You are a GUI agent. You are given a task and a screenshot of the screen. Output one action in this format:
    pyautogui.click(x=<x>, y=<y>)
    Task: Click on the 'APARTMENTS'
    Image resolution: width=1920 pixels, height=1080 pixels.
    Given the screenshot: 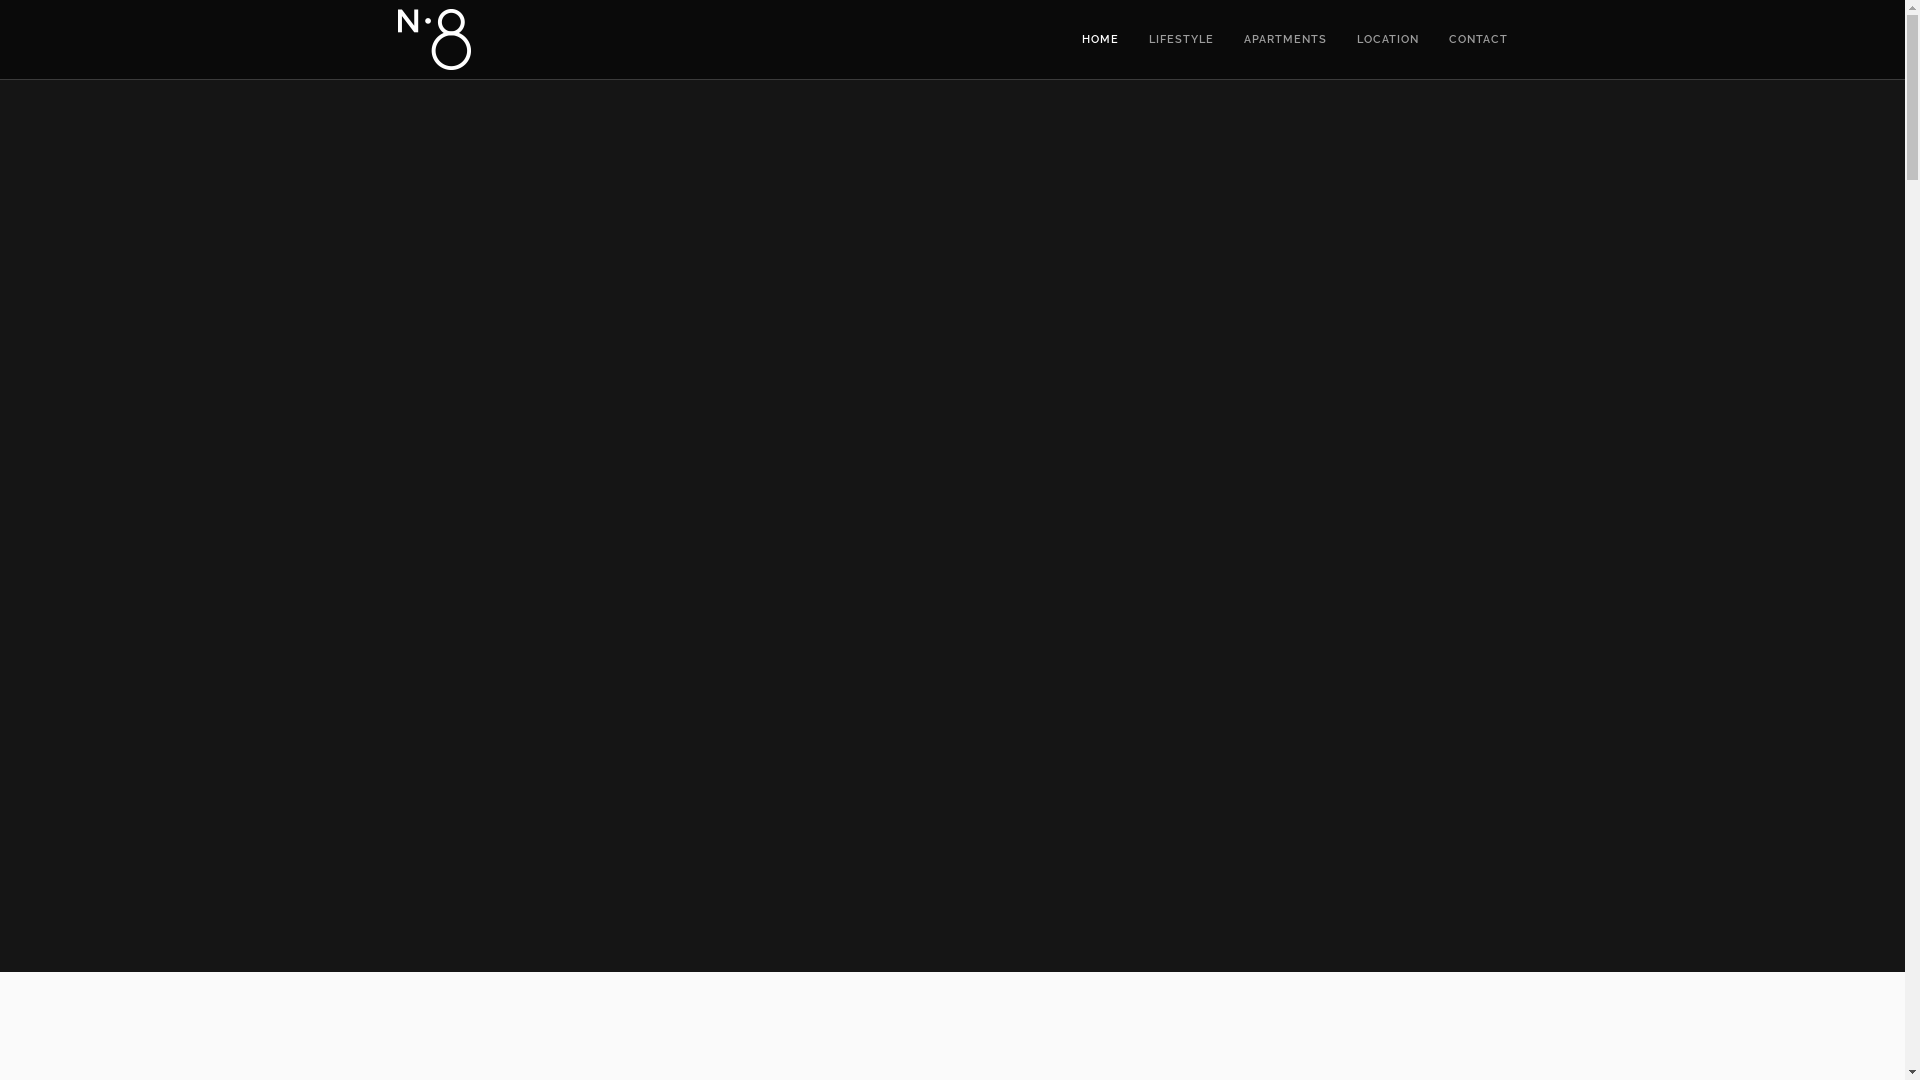 What is the action you would take?
    pyautogui.click(x=1285, y=39)
    